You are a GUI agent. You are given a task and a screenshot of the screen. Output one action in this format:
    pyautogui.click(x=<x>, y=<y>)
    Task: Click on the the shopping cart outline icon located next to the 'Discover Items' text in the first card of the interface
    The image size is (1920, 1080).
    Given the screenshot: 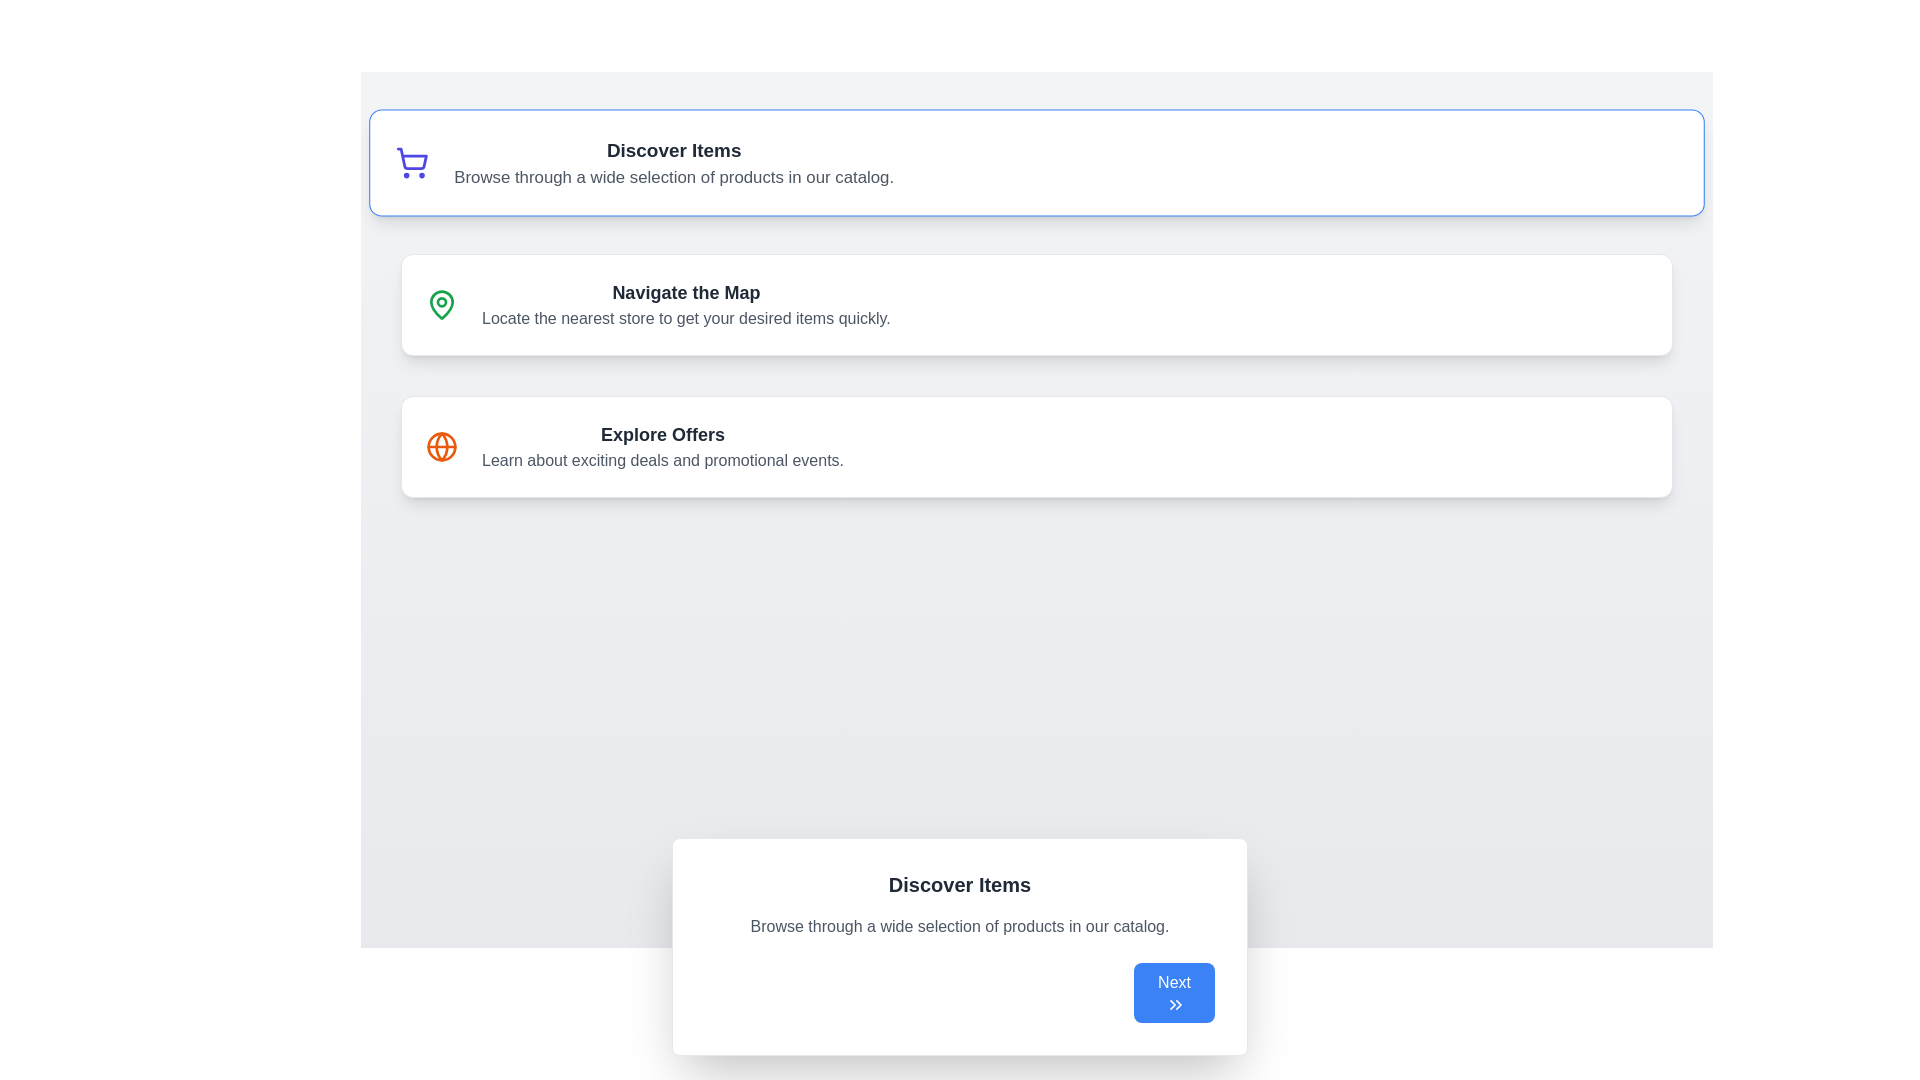 What is the action you would take?
    pyautogui.click(x=411, y=157)
    